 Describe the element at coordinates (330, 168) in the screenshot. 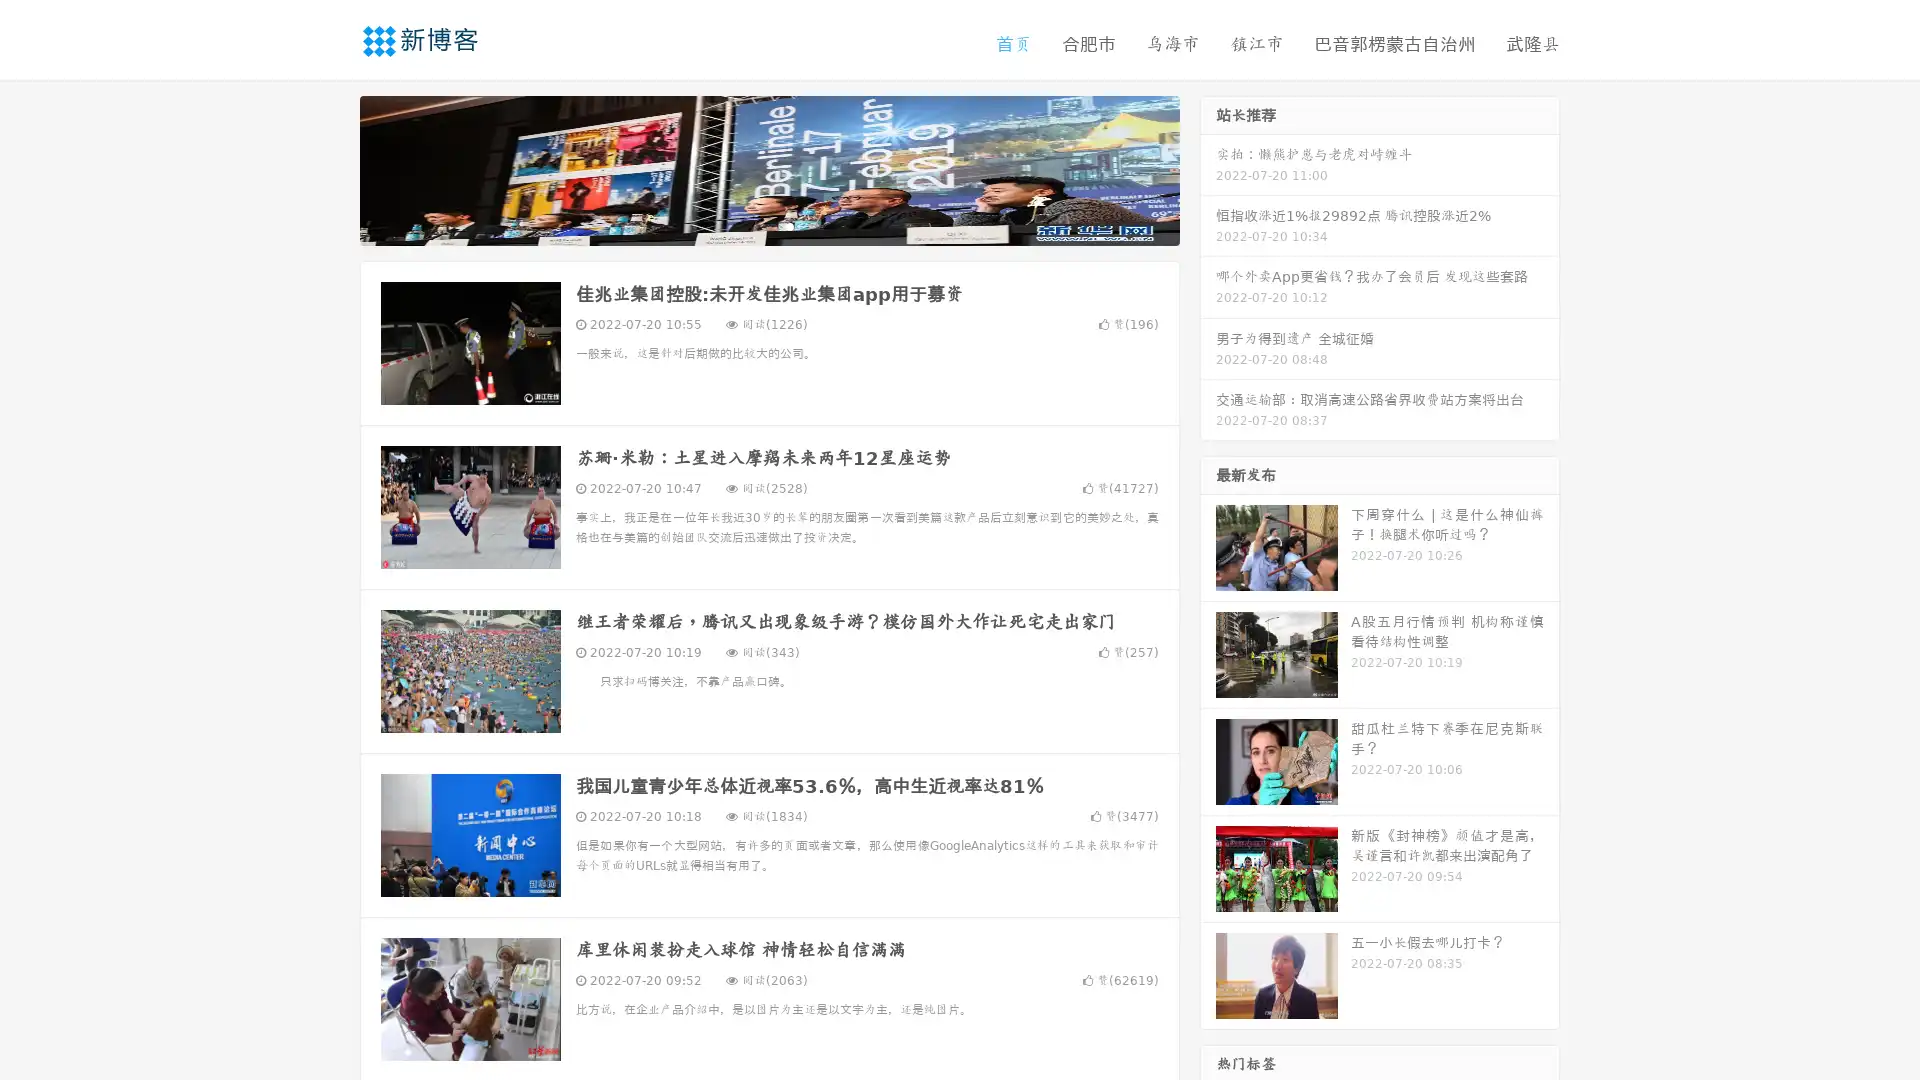

I see `Previous slide` at that location.